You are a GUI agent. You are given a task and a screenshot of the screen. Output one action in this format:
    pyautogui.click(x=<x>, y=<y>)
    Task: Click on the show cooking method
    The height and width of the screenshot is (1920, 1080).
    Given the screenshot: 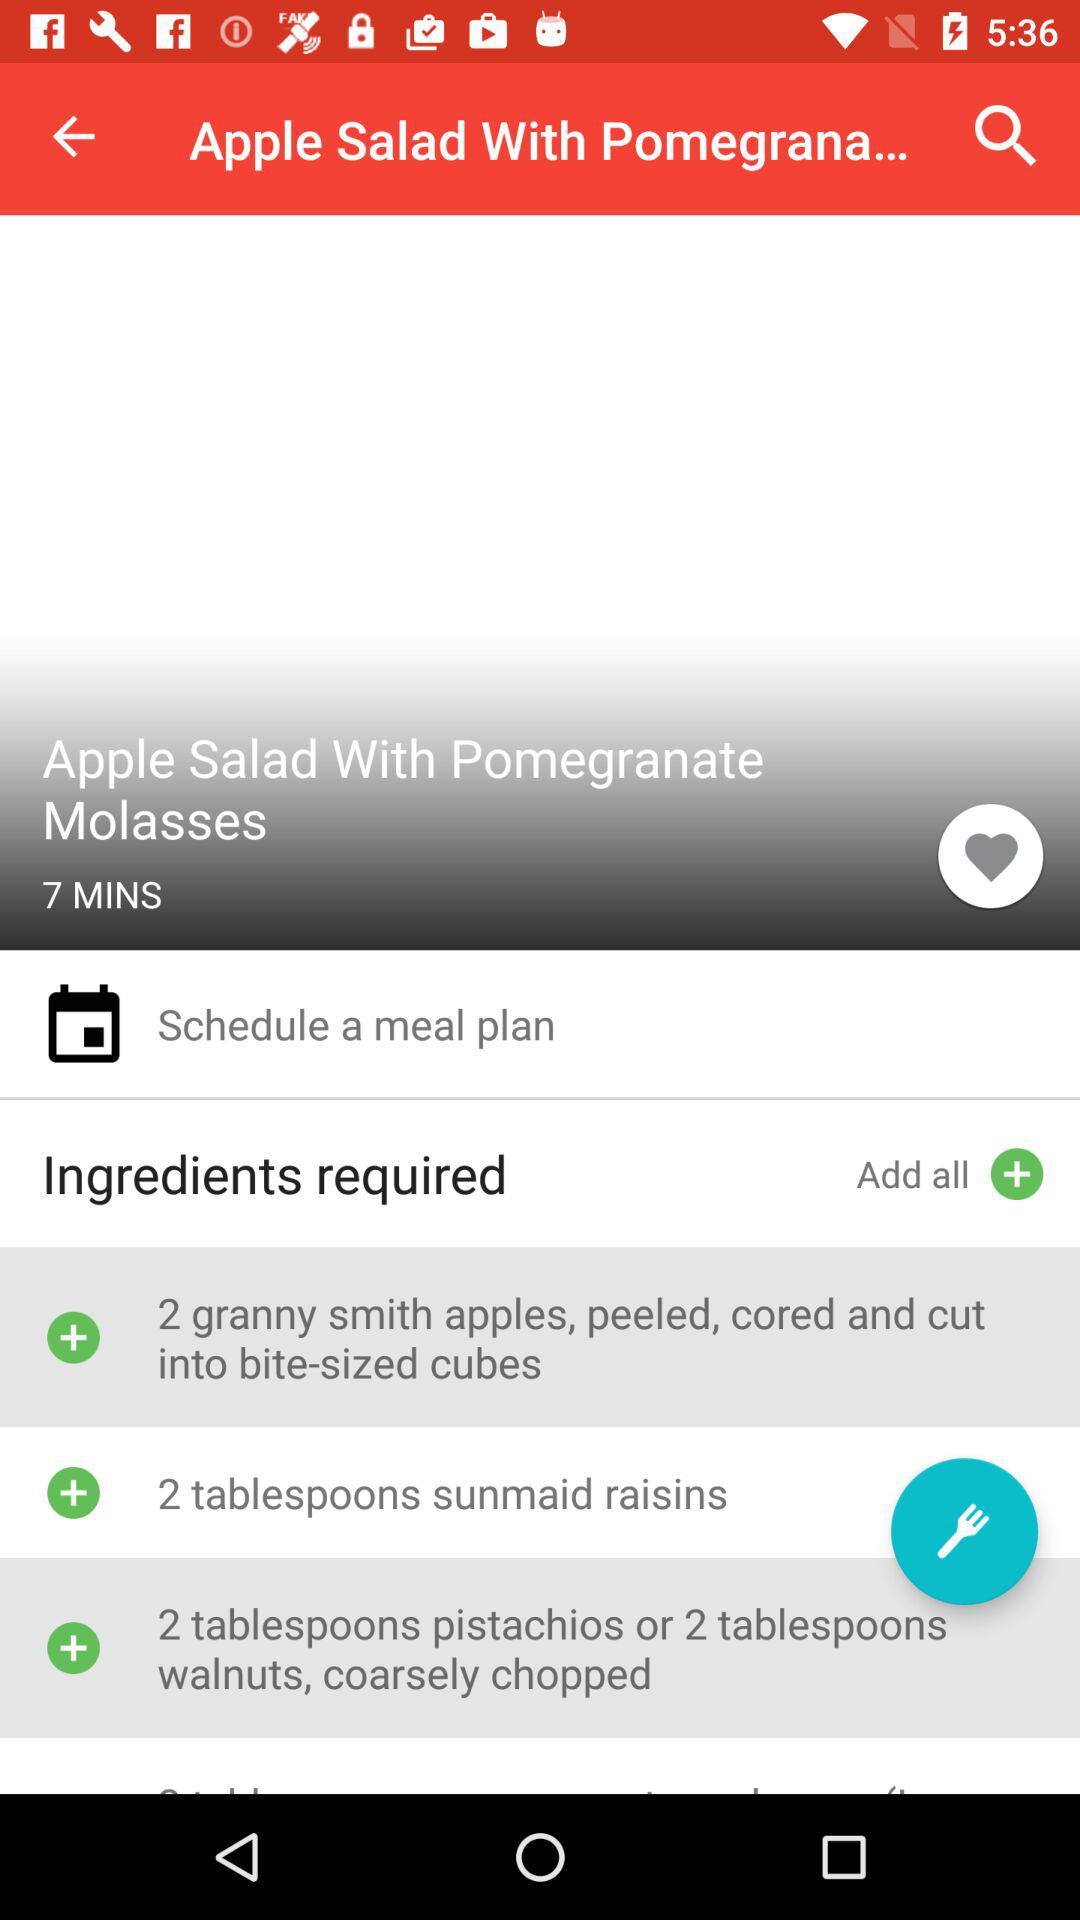 What is the action you would take?
    pyautogui.click(x=963, y=1530)
    